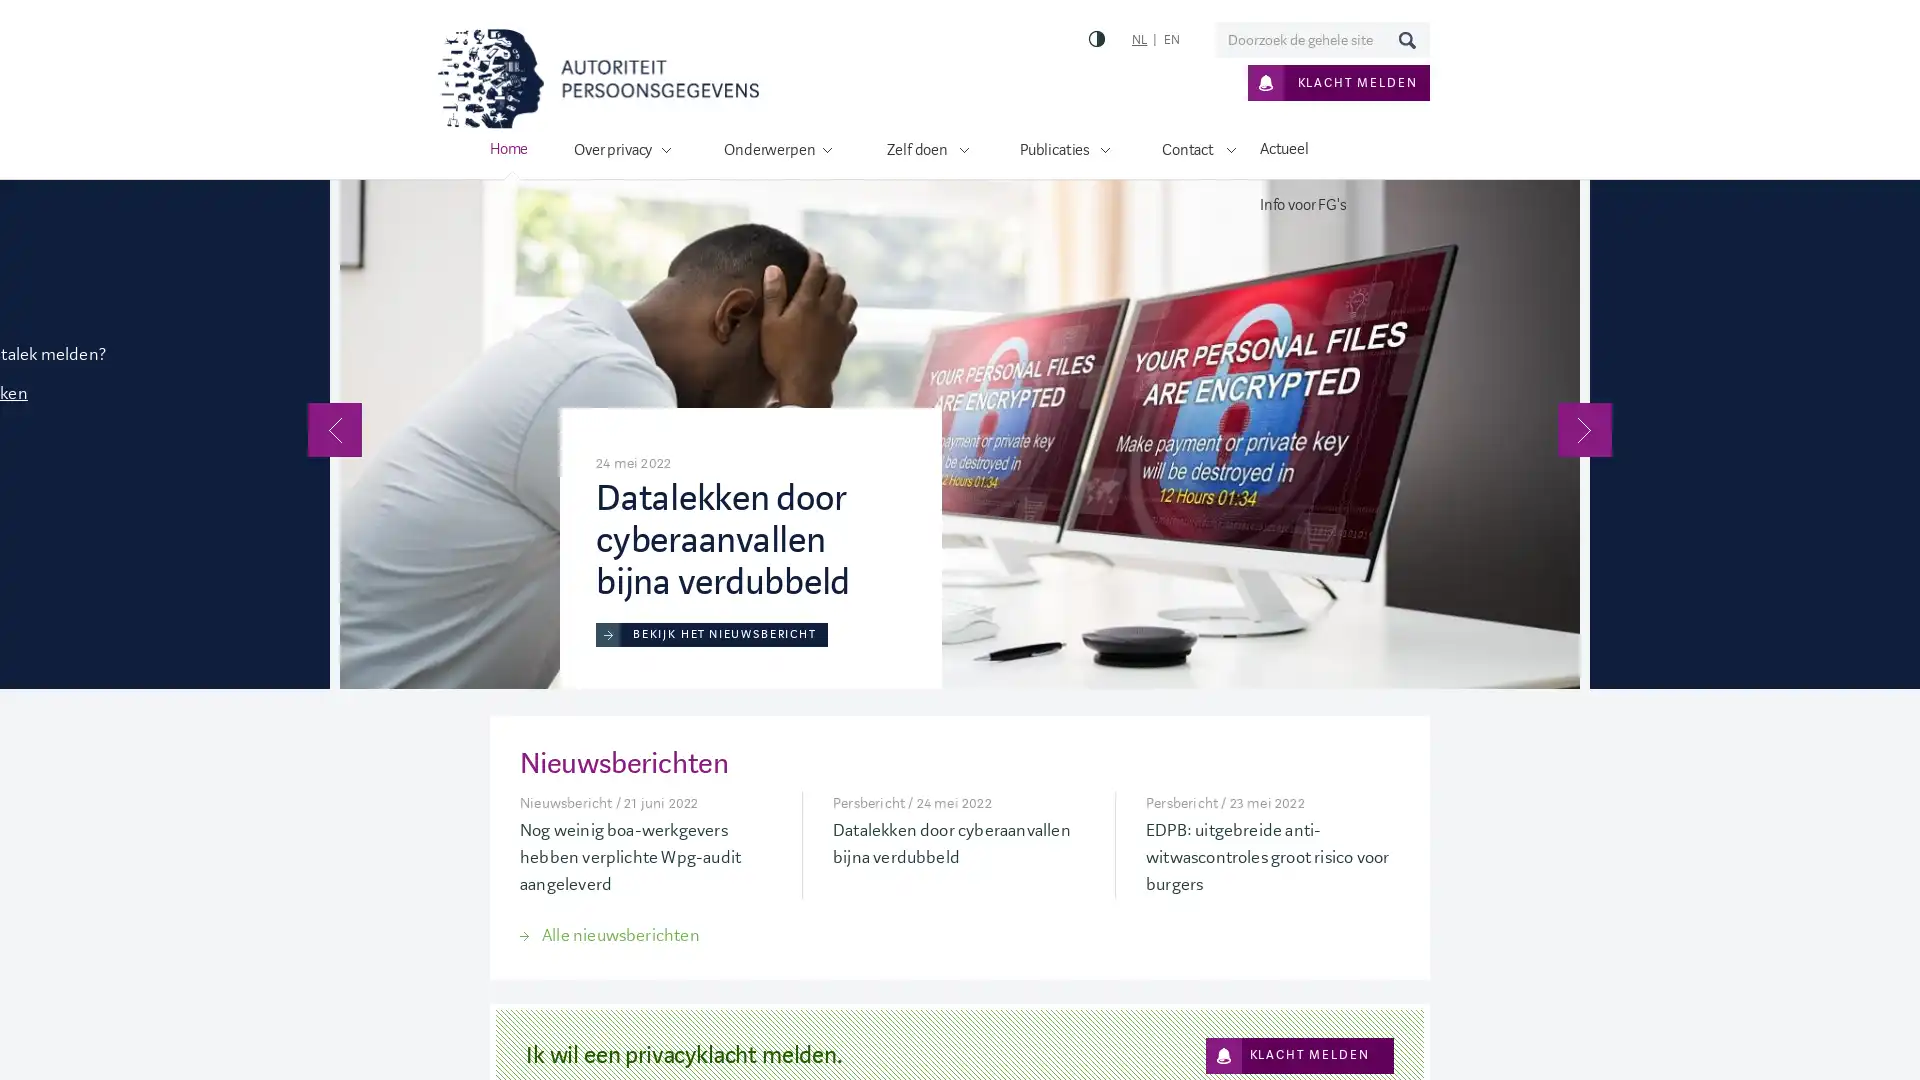 The image size is (1920, 1080). Describe the element at coordinates (1405, 39) in the screenshot. I see `Zoeken` at that location.